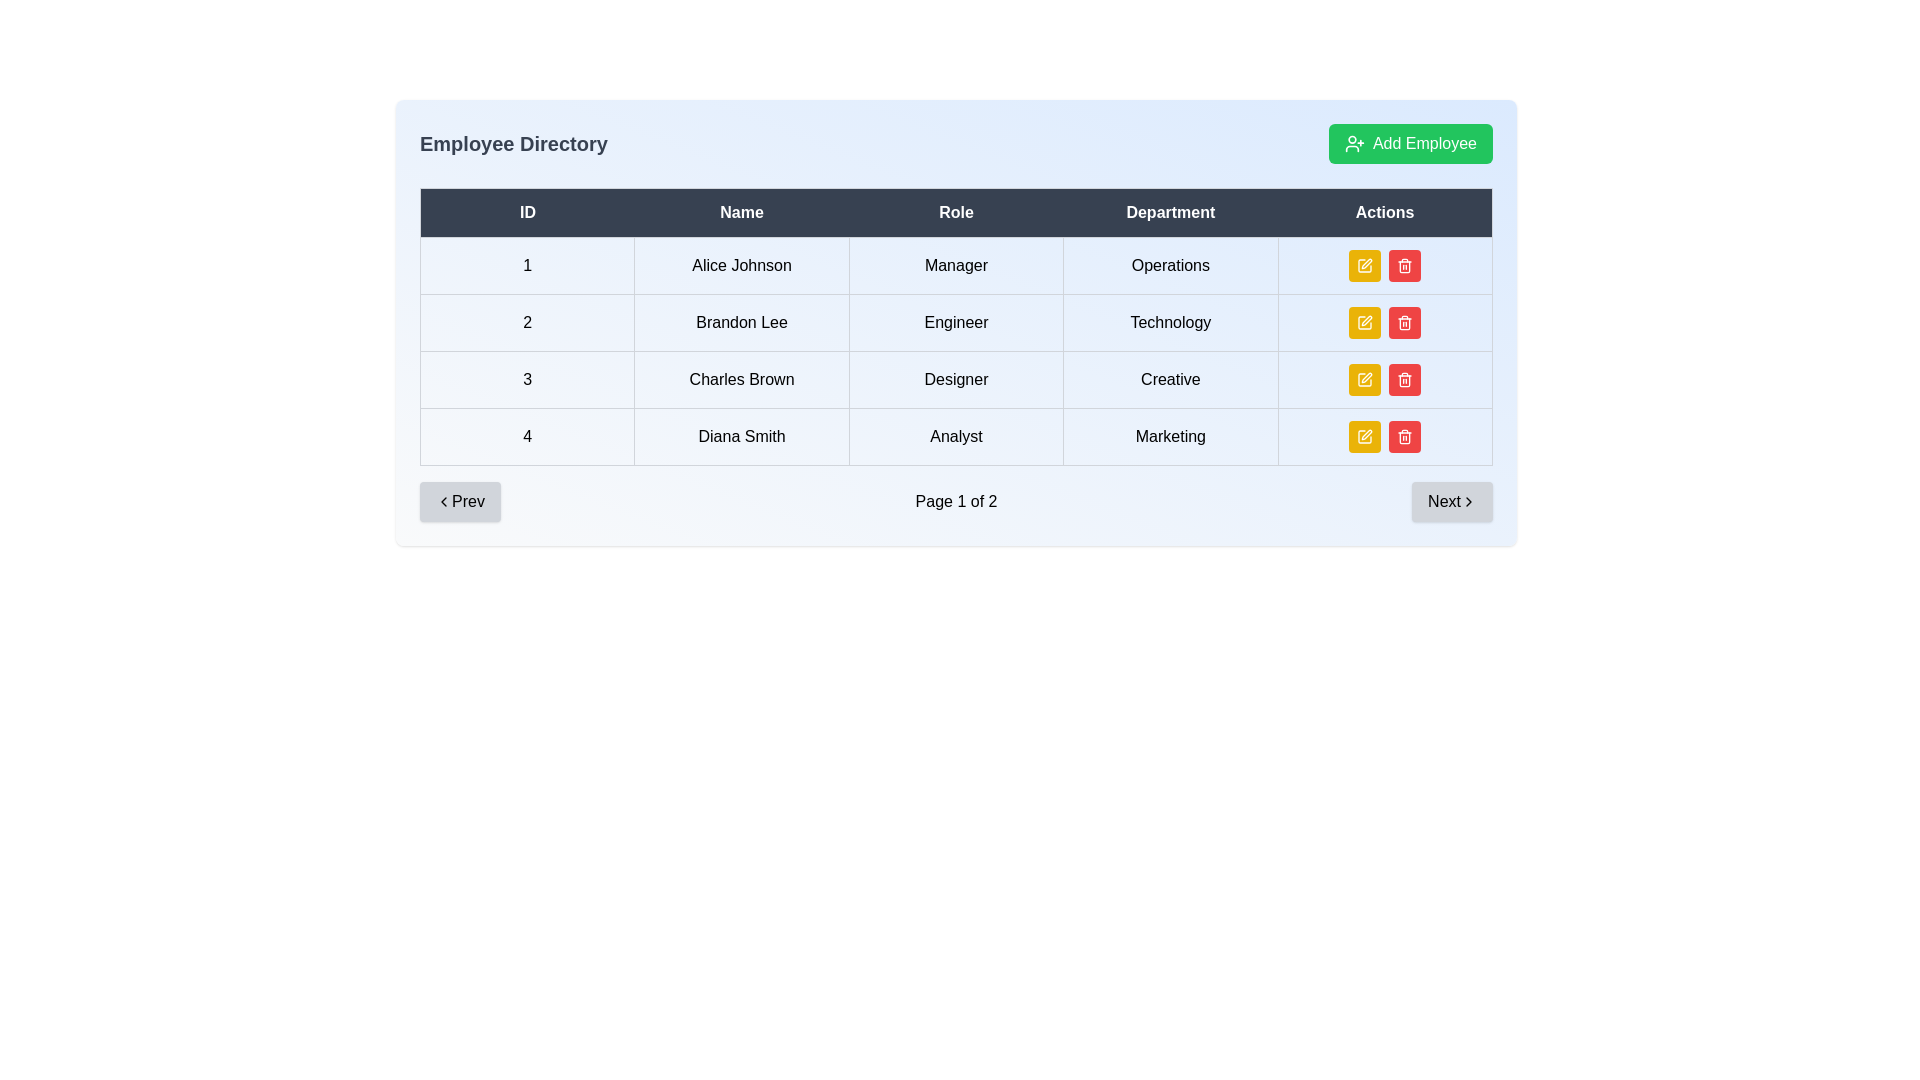 This screenshot has height=1080, width=1920. Describe the element at coordinates (1404, 322) in the screenshot. I see `the delete button located in the 'Actions' column of the fourth row in the employee table` at that location.